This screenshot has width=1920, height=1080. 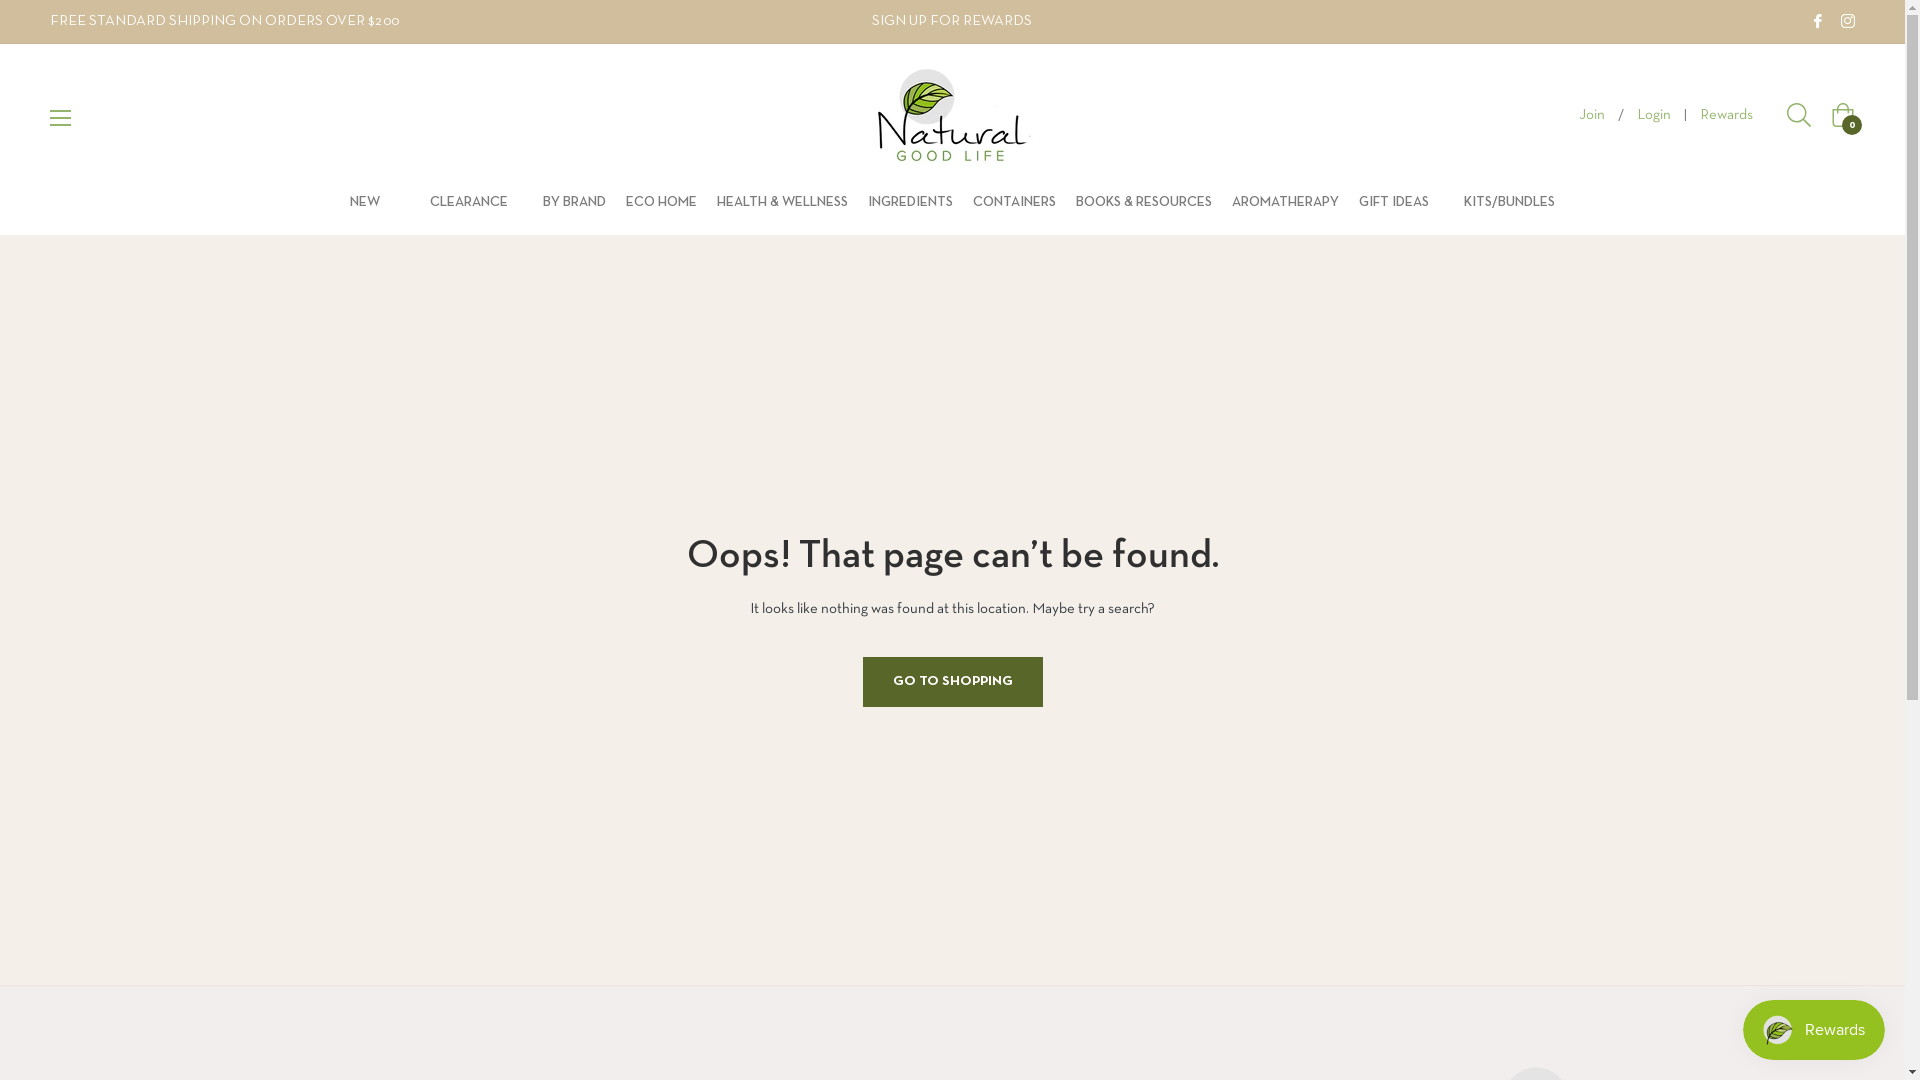 What do you see at coordinates (1509, 202) in the screenshot?
I see `'KITS/BUNDLES'` at bounding box center [1509, 202].